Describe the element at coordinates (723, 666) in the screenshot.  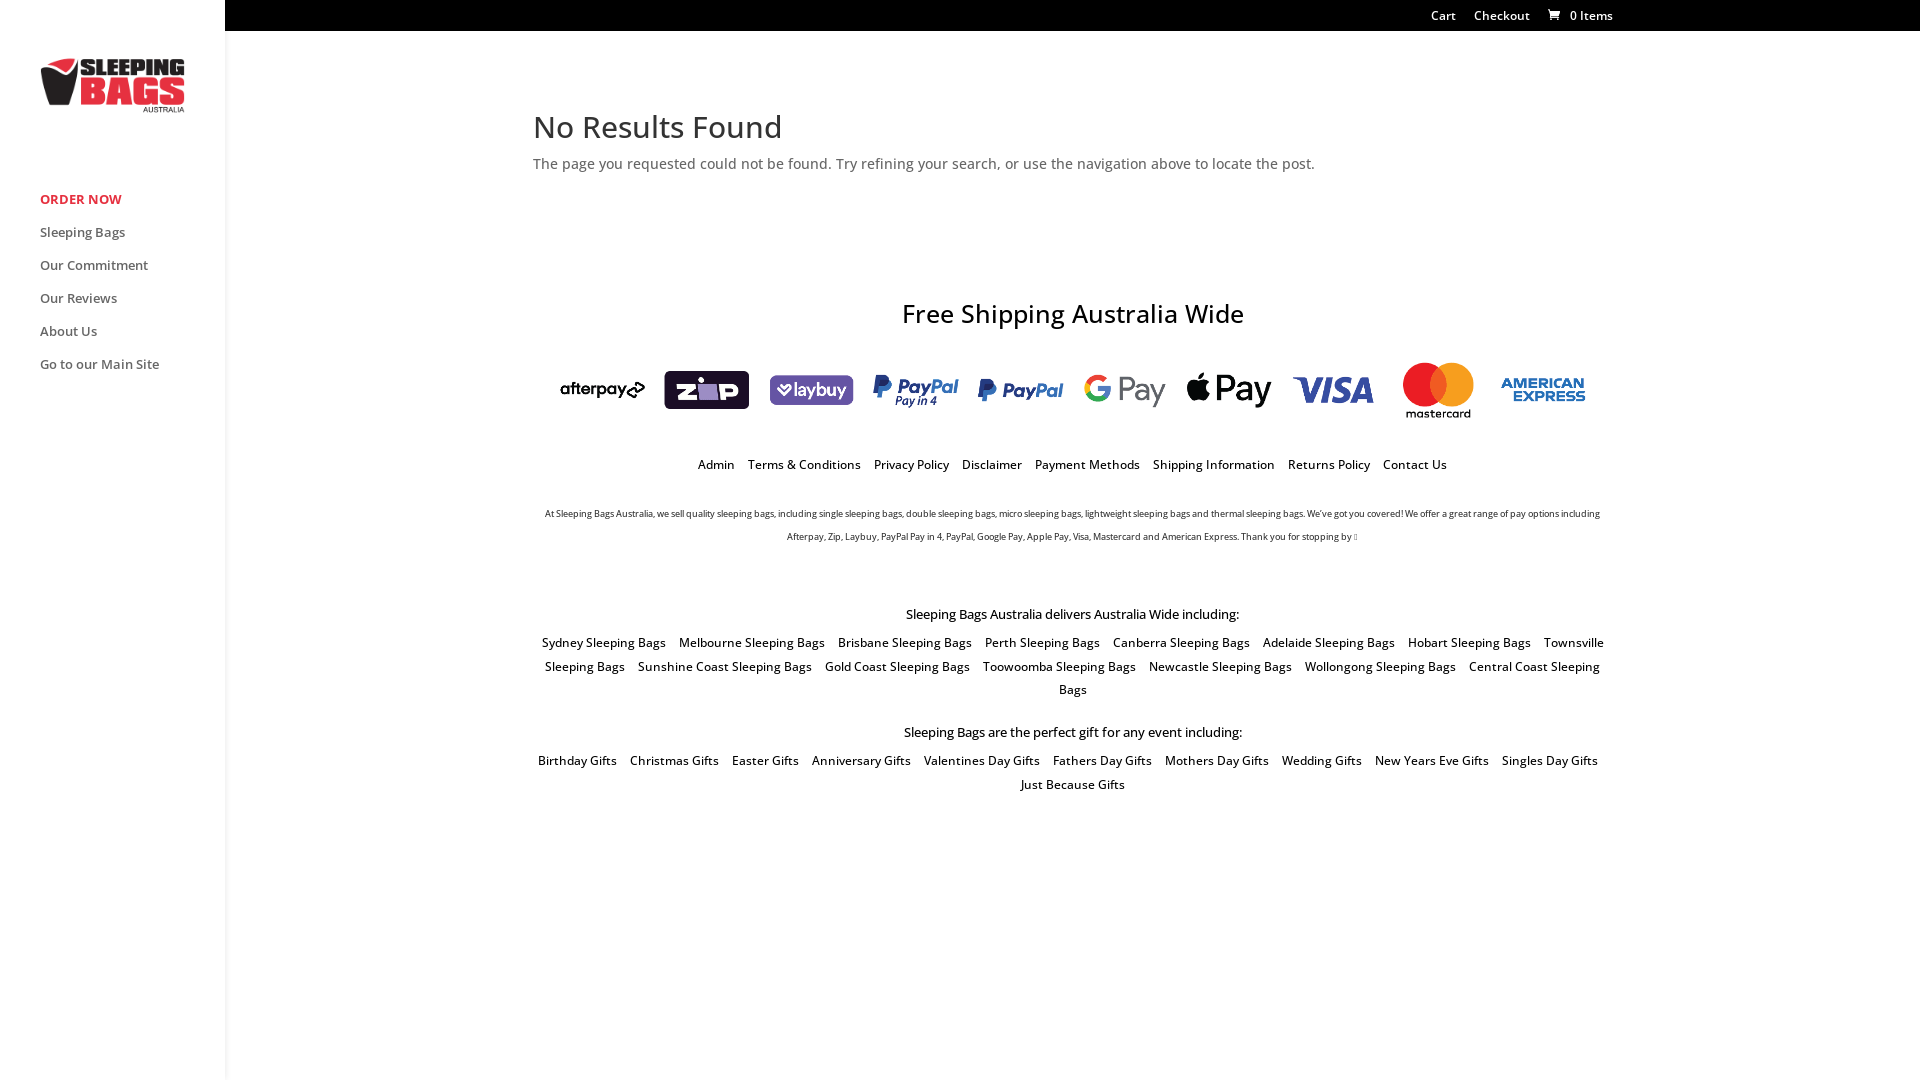
I see `'Sunshine Coast Sleeping Bags'` at that location.